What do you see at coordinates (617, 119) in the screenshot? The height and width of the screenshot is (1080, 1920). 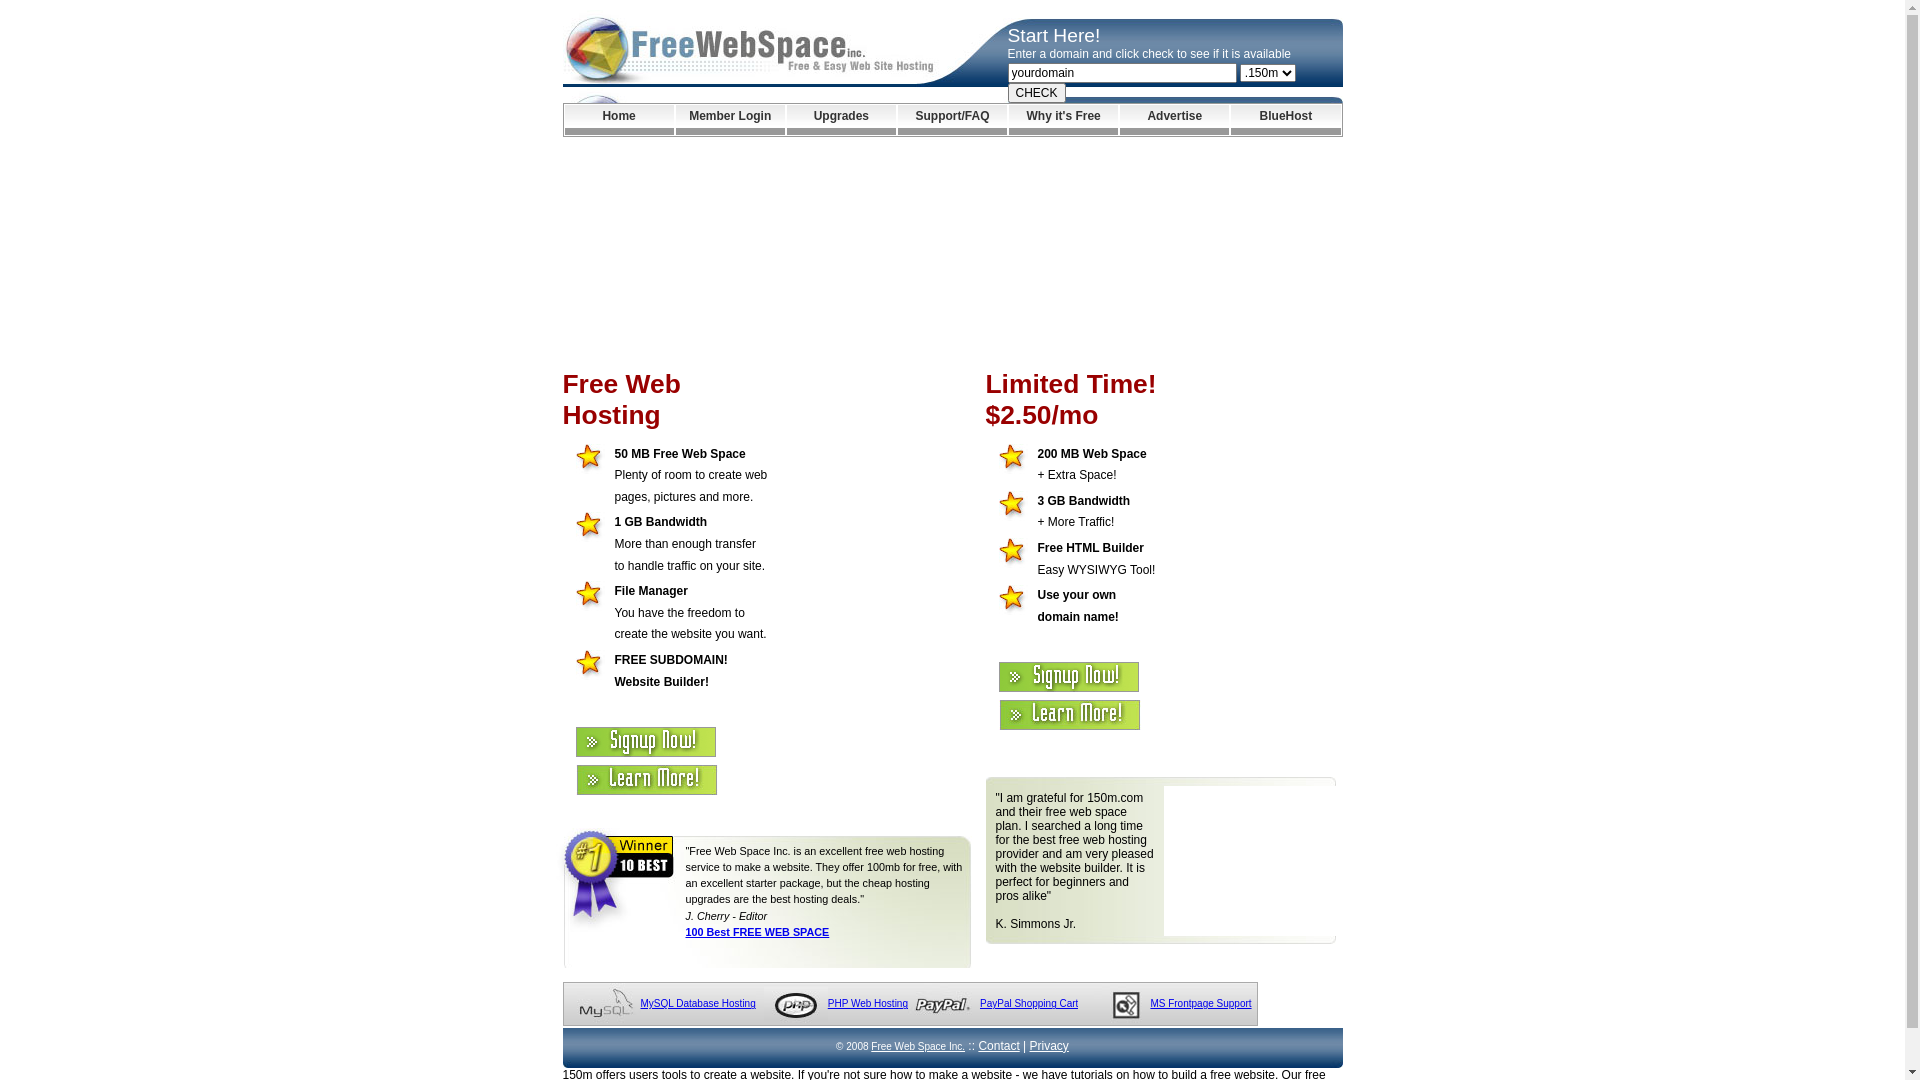 I see `'Home'` at bounding box center [617, 119].